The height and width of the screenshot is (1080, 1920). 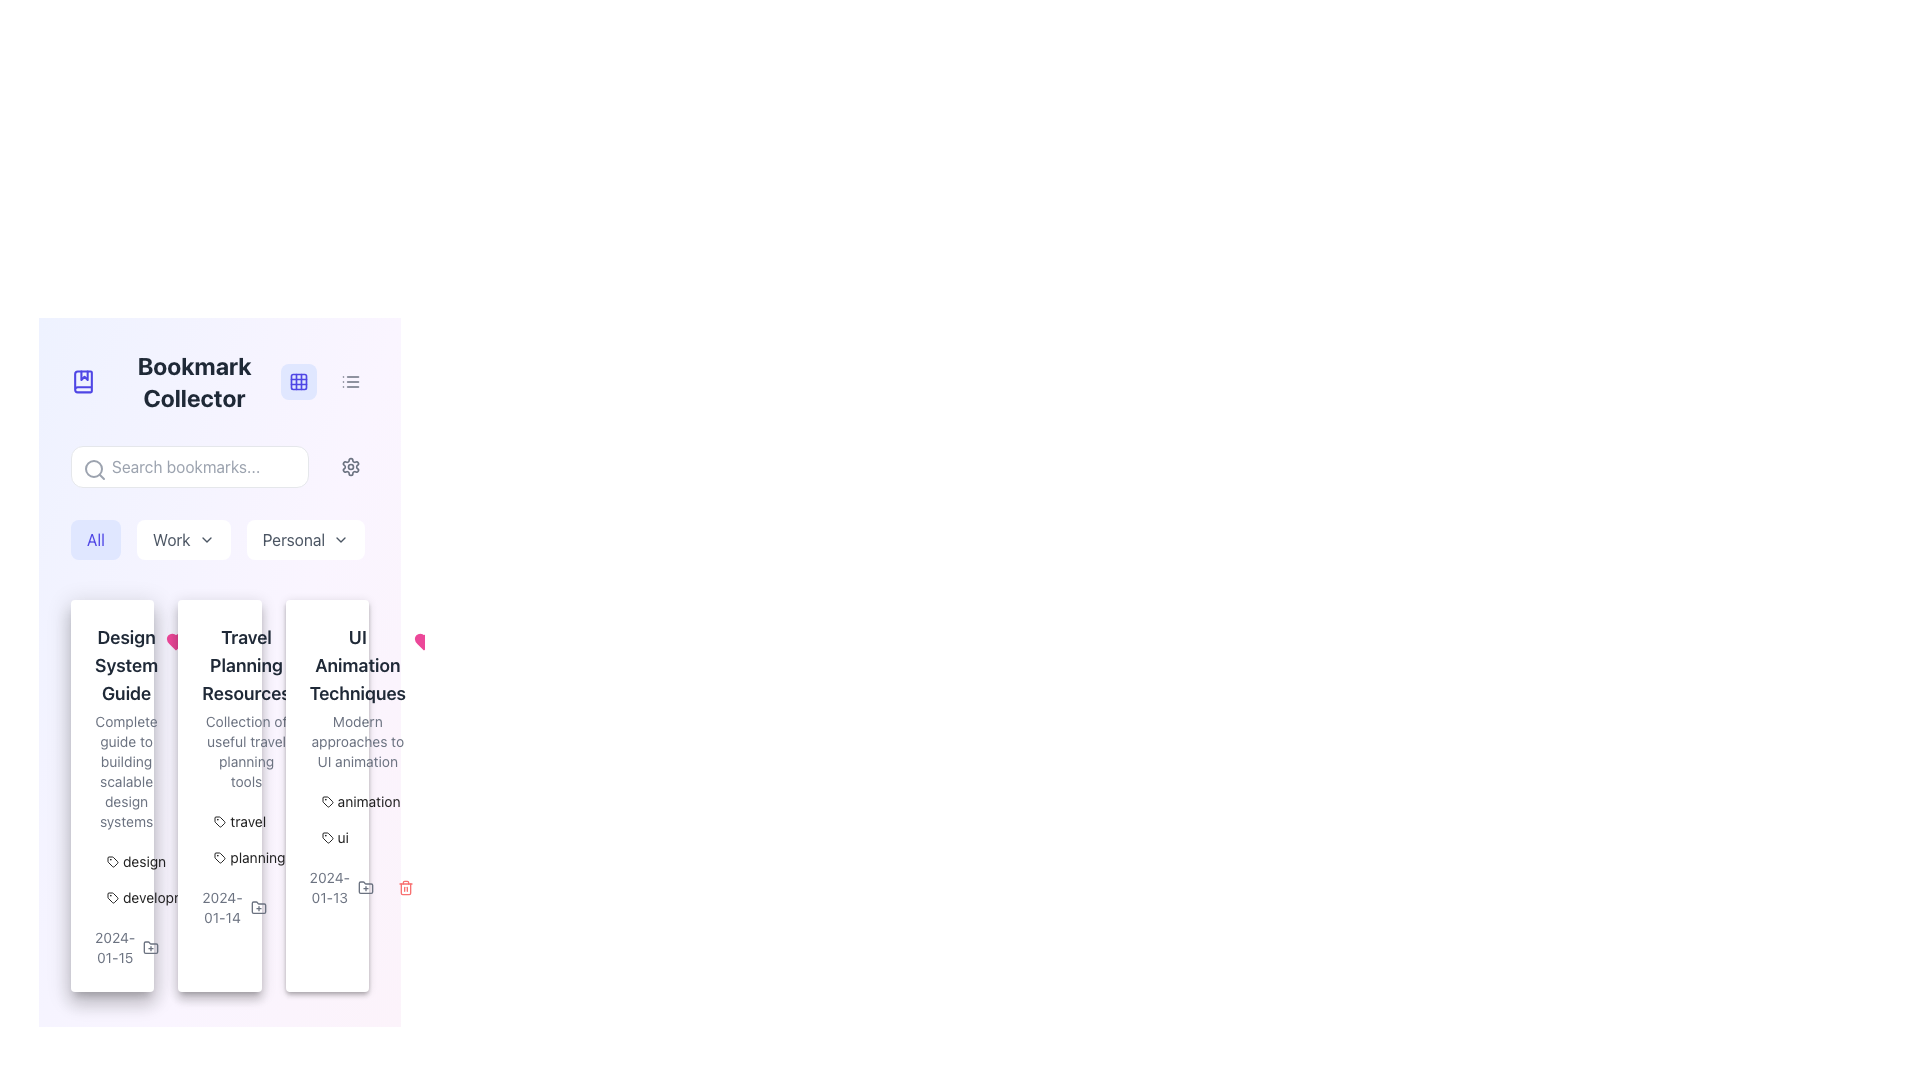 What do you see at coordinates (111, 794) in the screenshot?
I see `the 'Design System Guide' card, which is the first item in the horizontally arranged list of cards` at bounding box center [111, 794].